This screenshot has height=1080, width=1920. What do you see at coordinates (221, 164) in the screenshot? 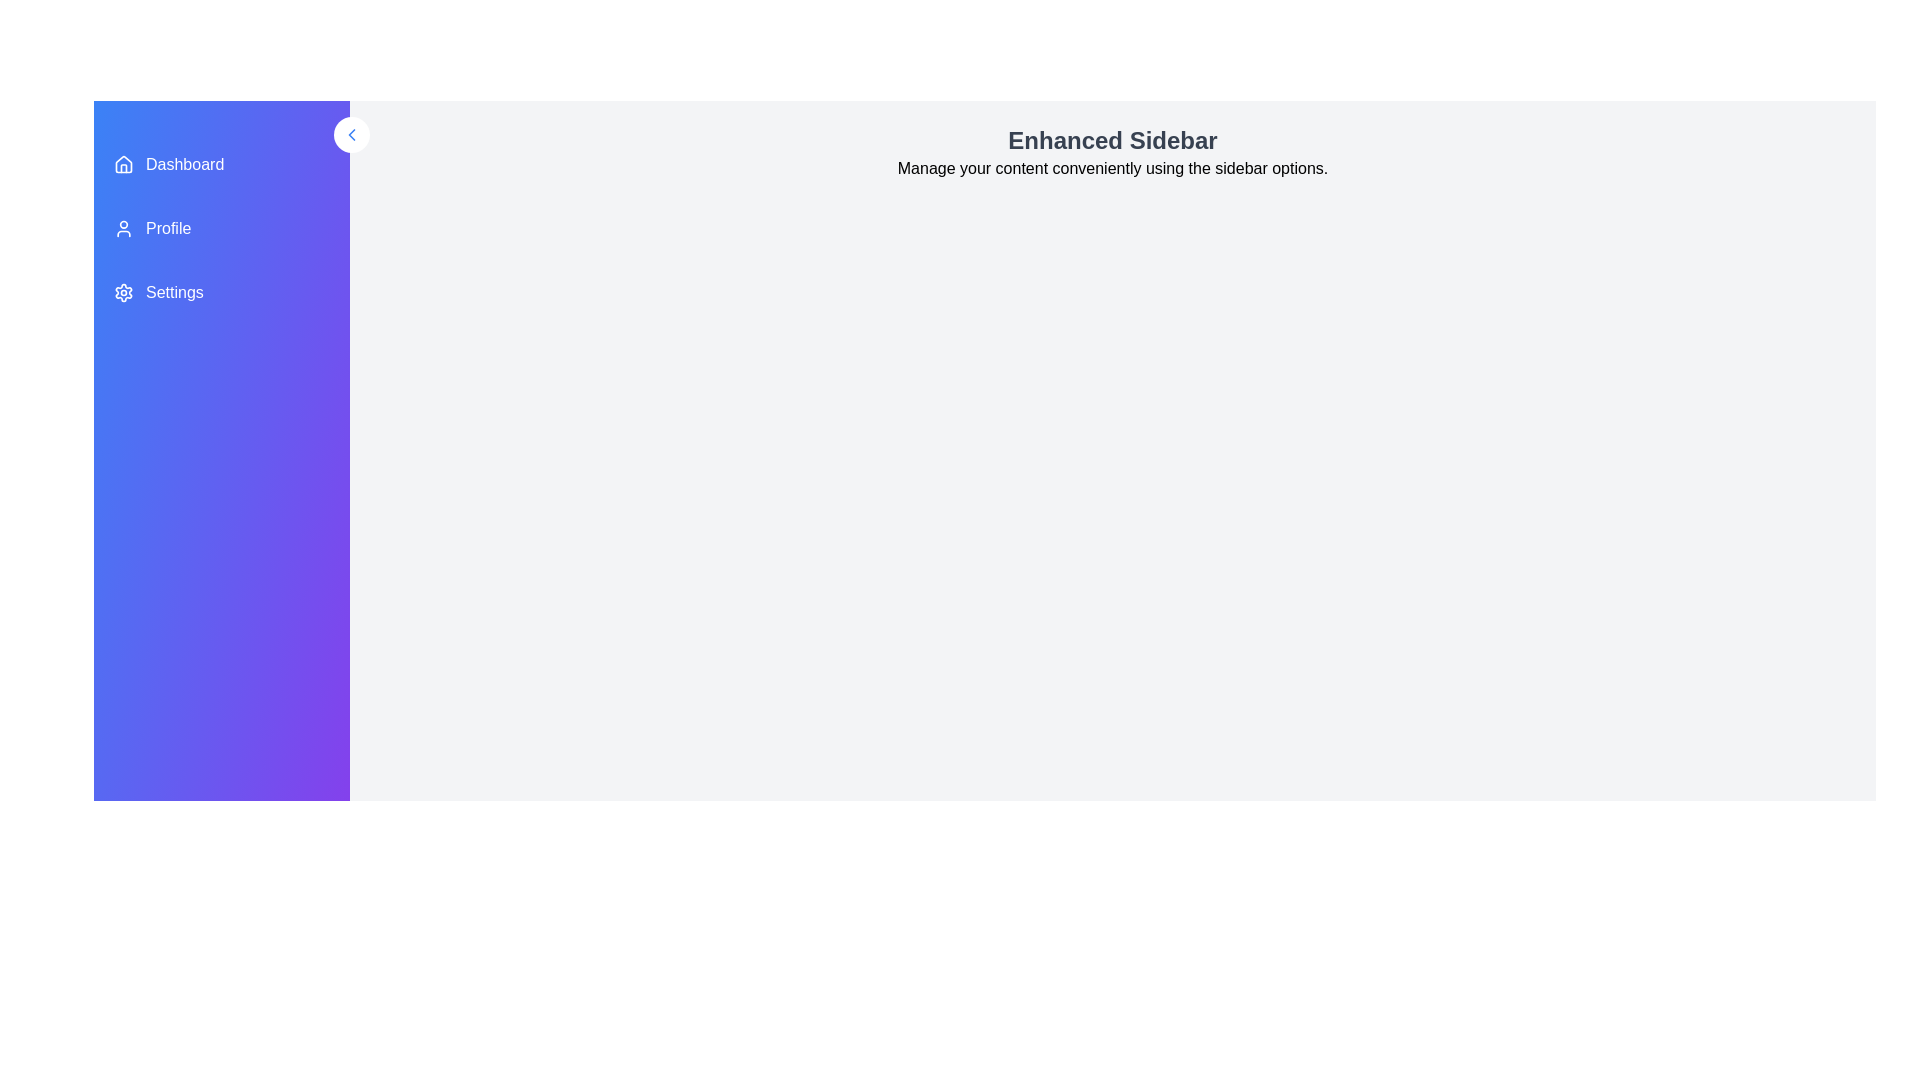
I see `the menu item Dashboard from the sidebar` at bounding box center [221, 164].